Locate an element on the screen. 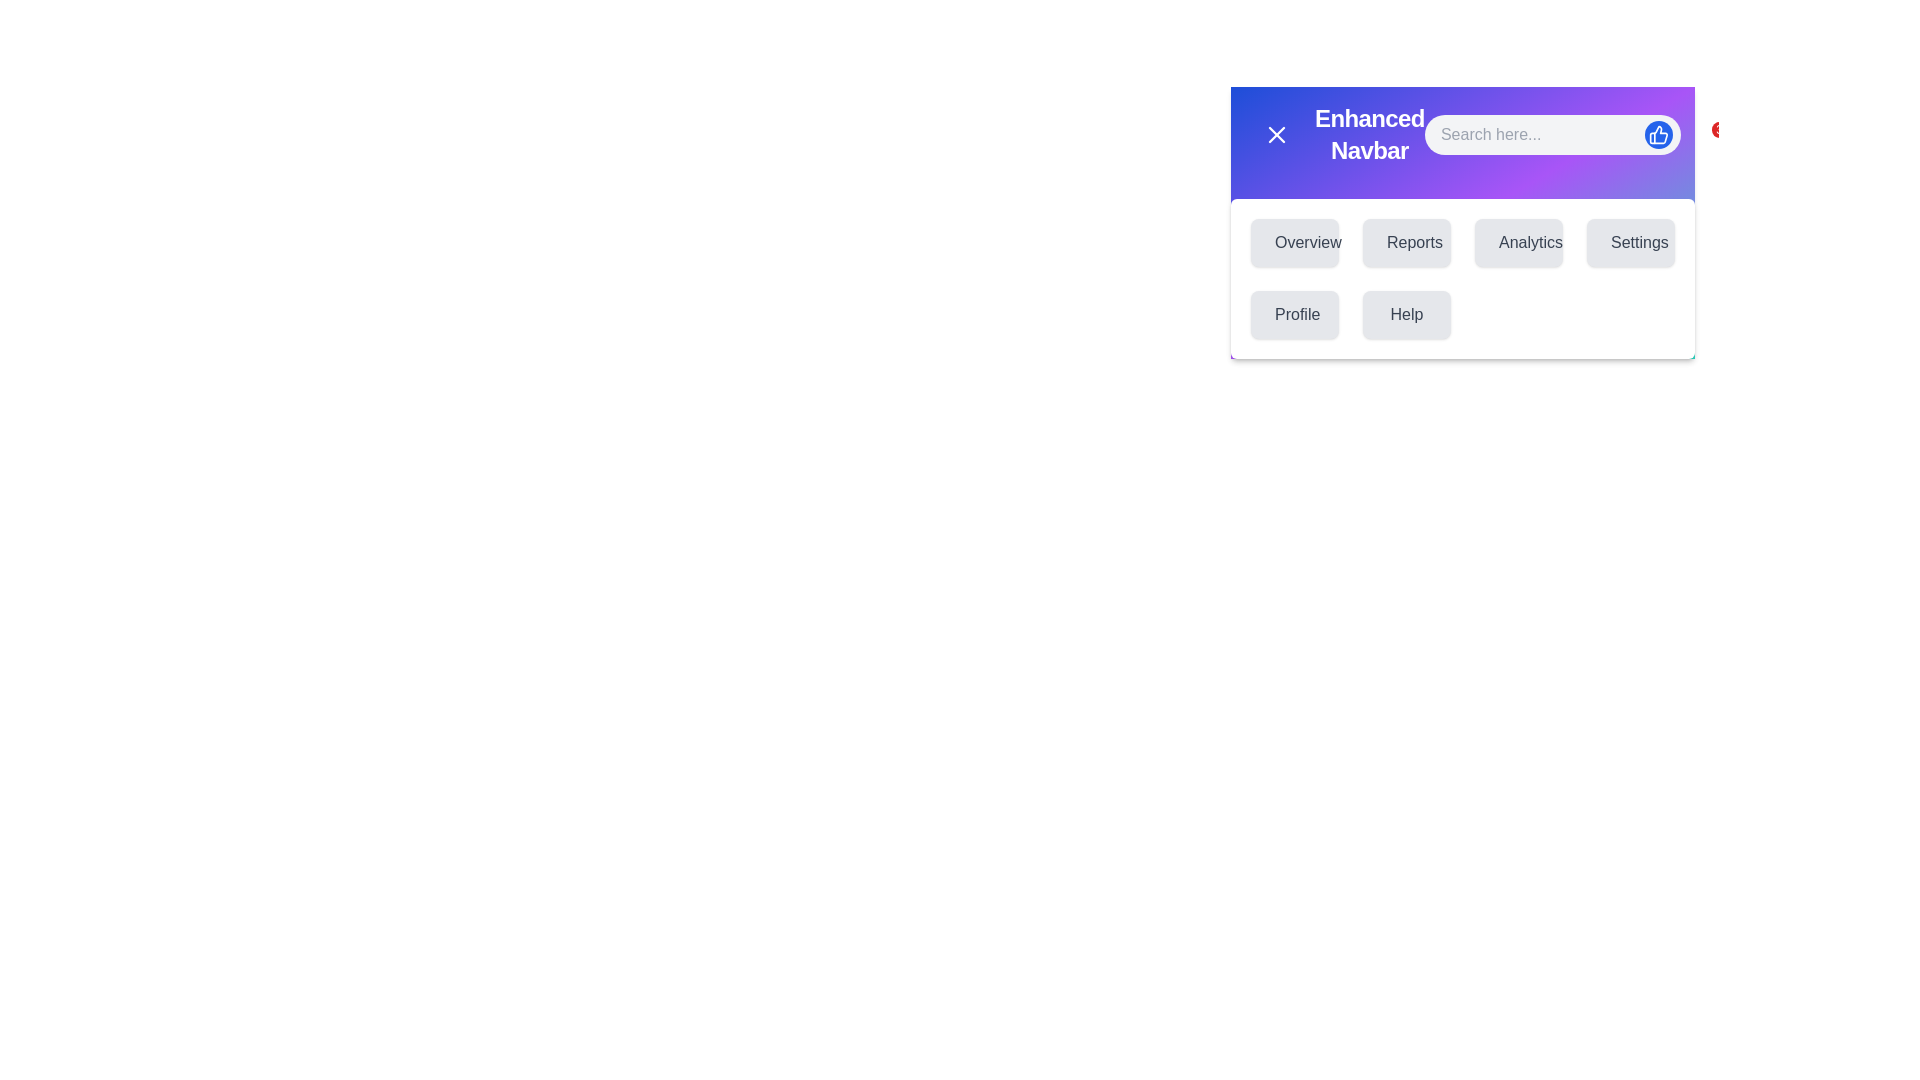  the thumbs-up button is located at coordinates (1658, 135).